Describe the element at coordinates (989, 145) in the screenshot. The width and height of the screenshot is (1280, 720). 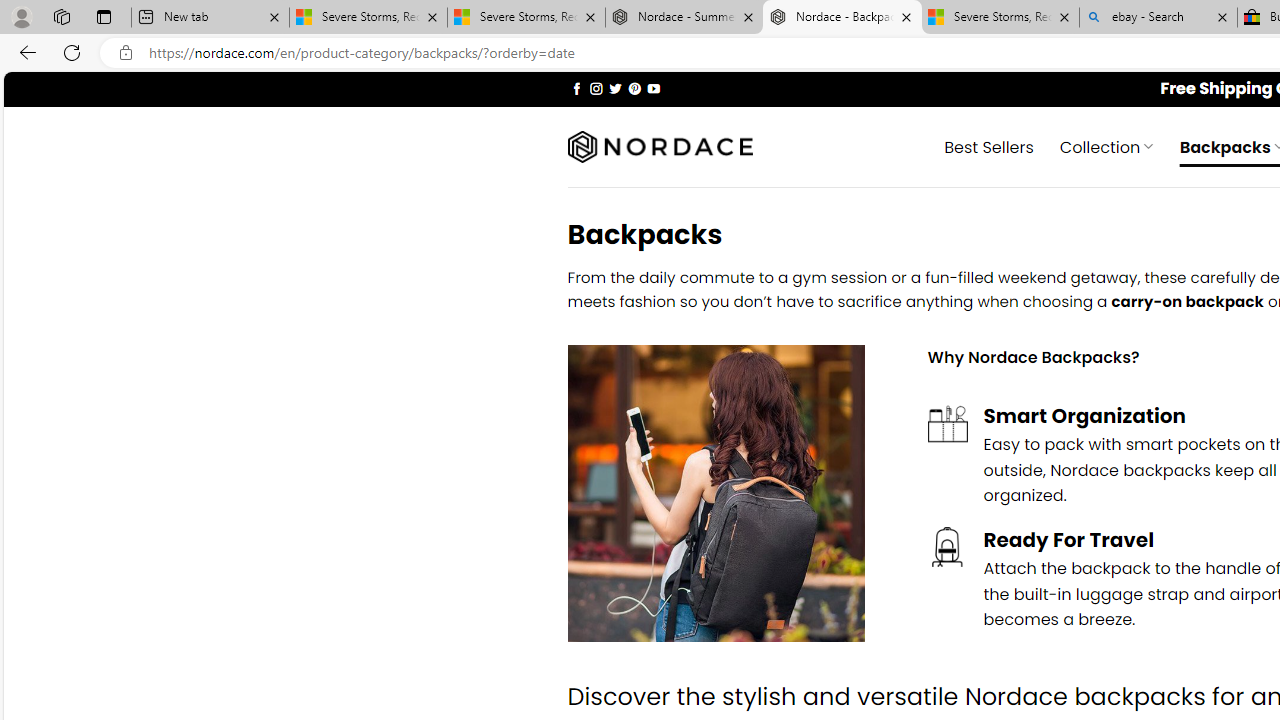
I see `' Best Sellers'` at that location.